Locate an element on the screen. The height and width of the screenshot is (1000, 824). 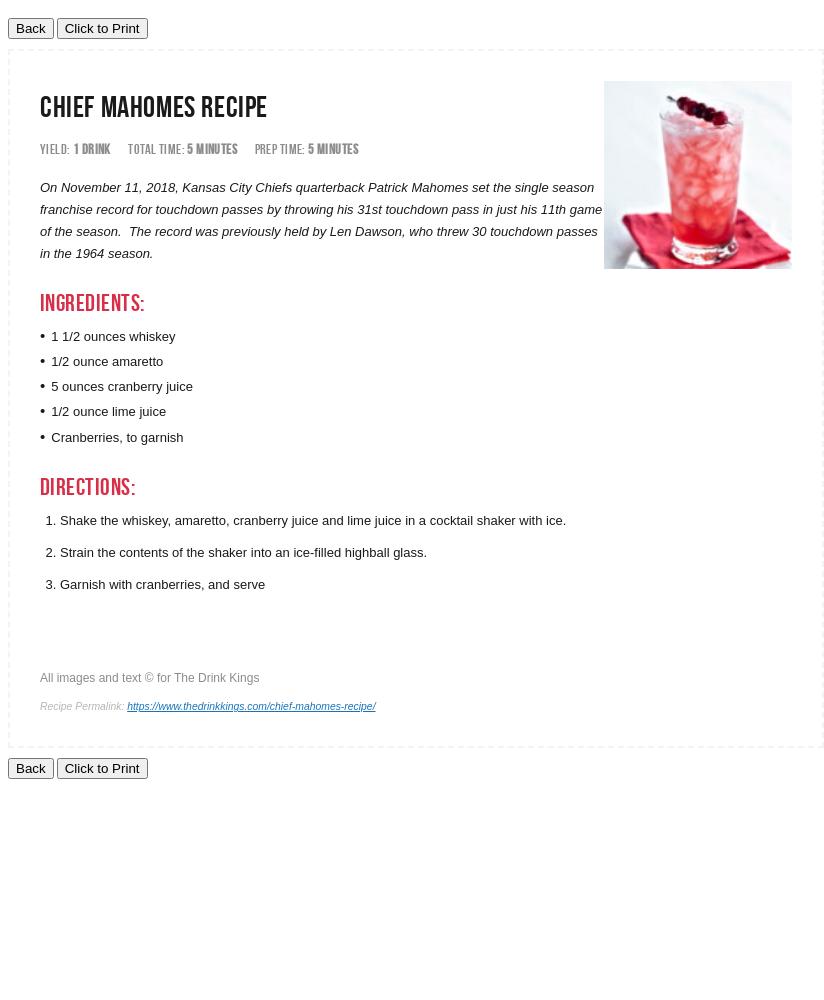
'Prep Time:' is located at coordinates (278, 149).